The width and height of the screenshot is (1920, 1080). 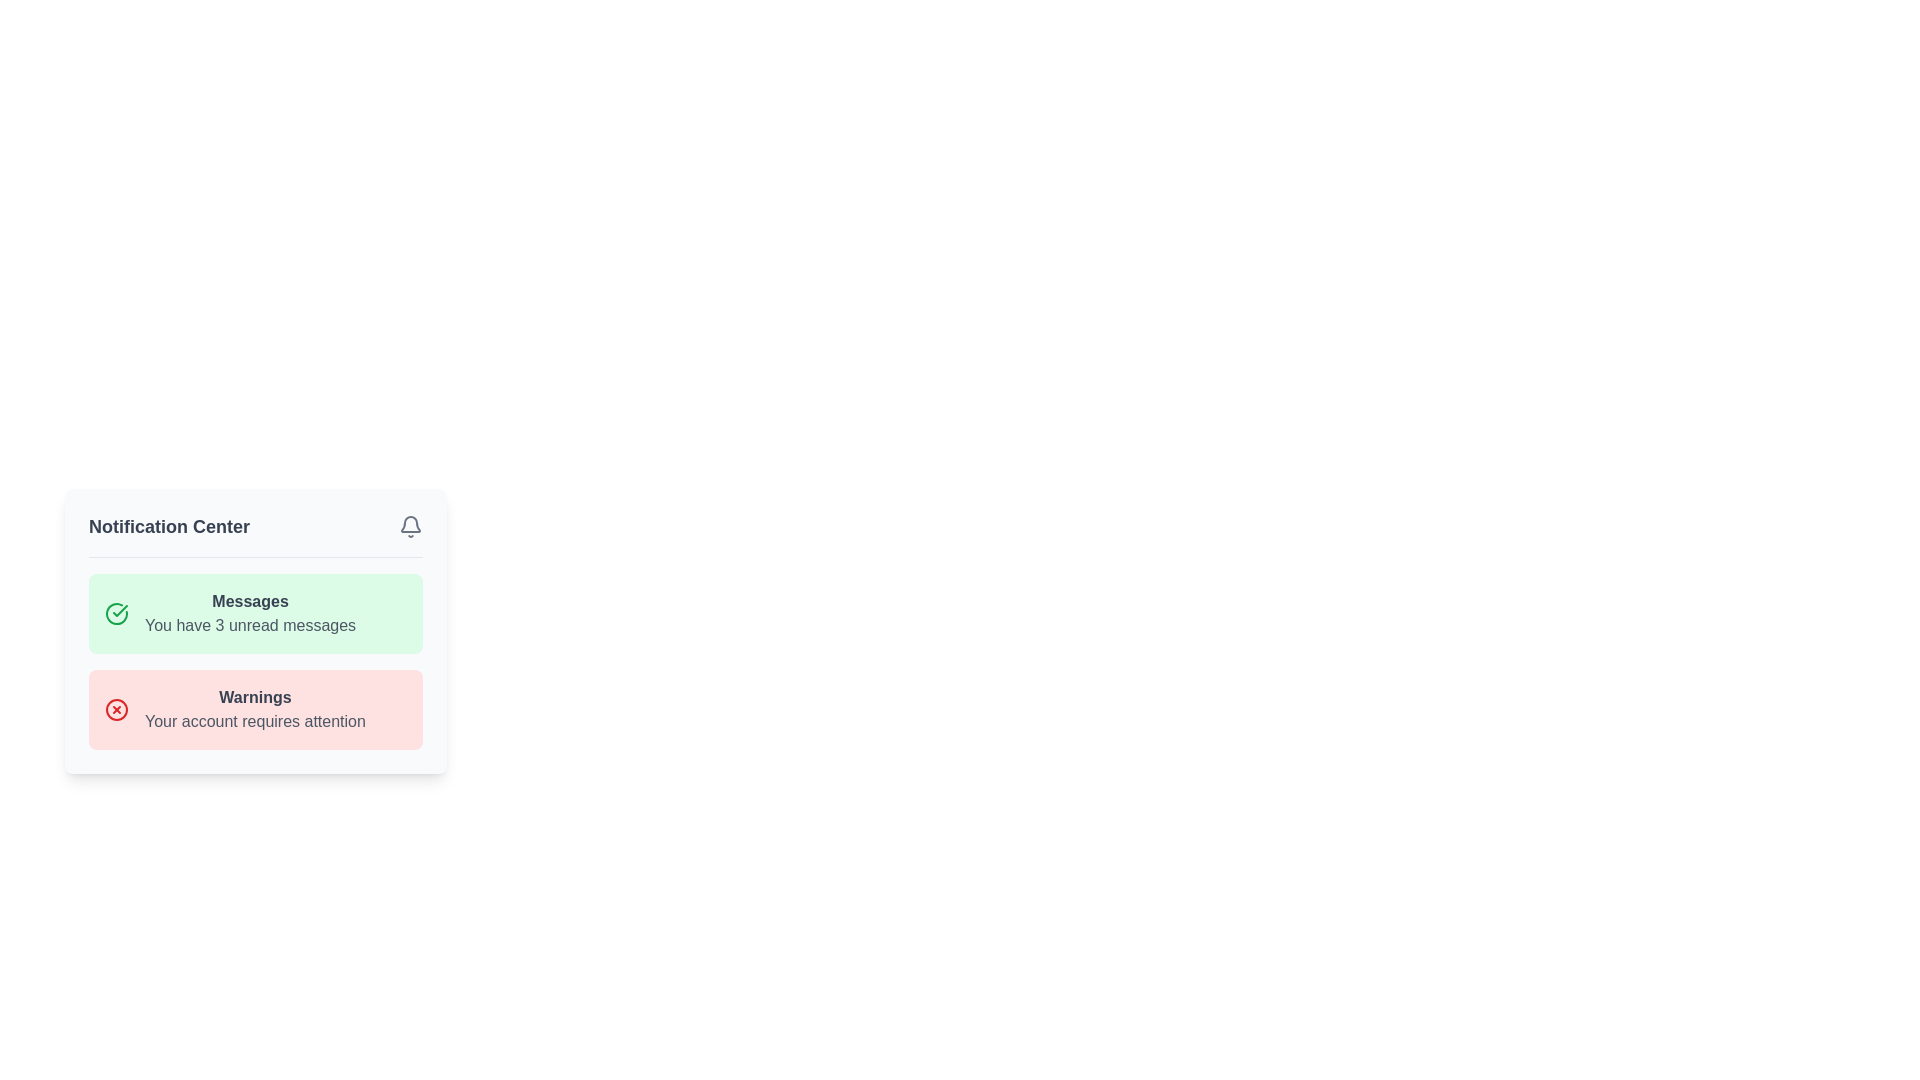 What do you see at coordinates (254, 721) in the screenshot?
I see `the static text message 'Your account requires attention' located in the warning section of the notification panel` at bounding box center [254, 721].